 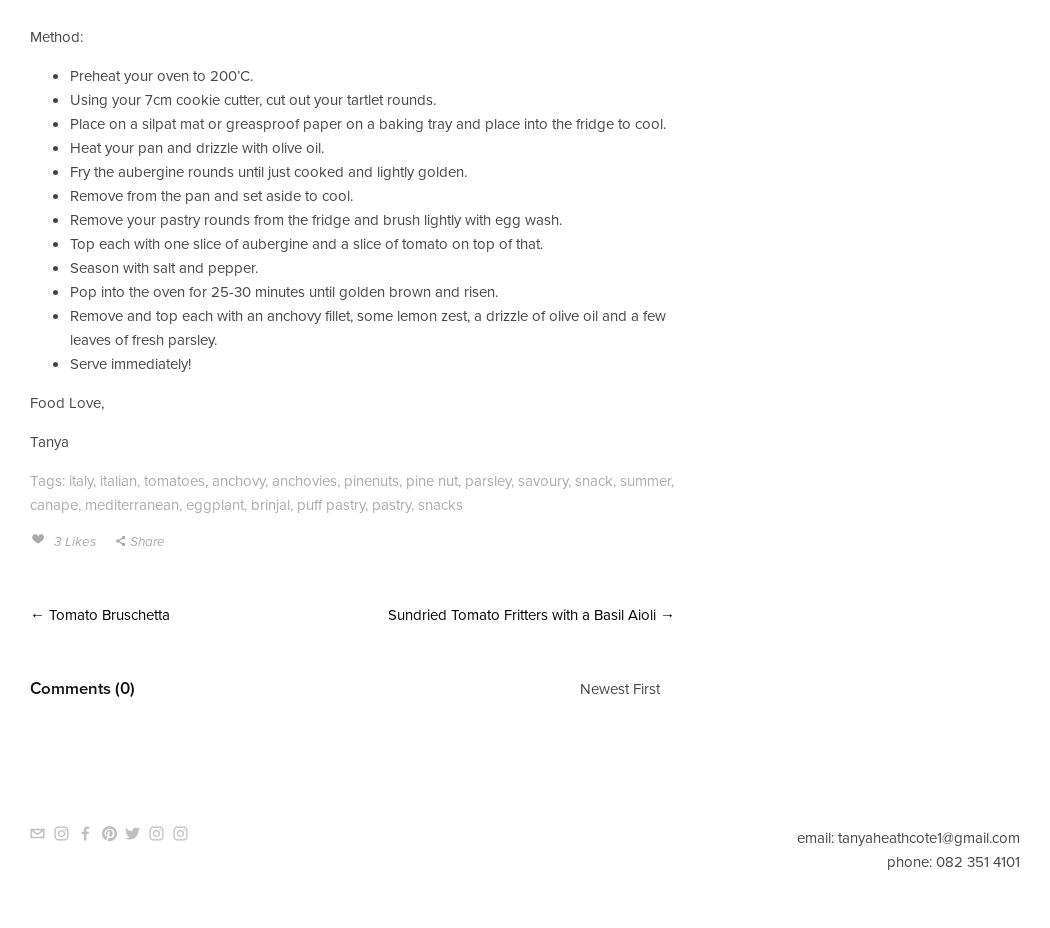 What do you see at coordinates (69, 242) in the screenshot?
I see `'Top each with one slice of aubergine and a slice of tomato on top of that.'` at bounding box center [69, 242].